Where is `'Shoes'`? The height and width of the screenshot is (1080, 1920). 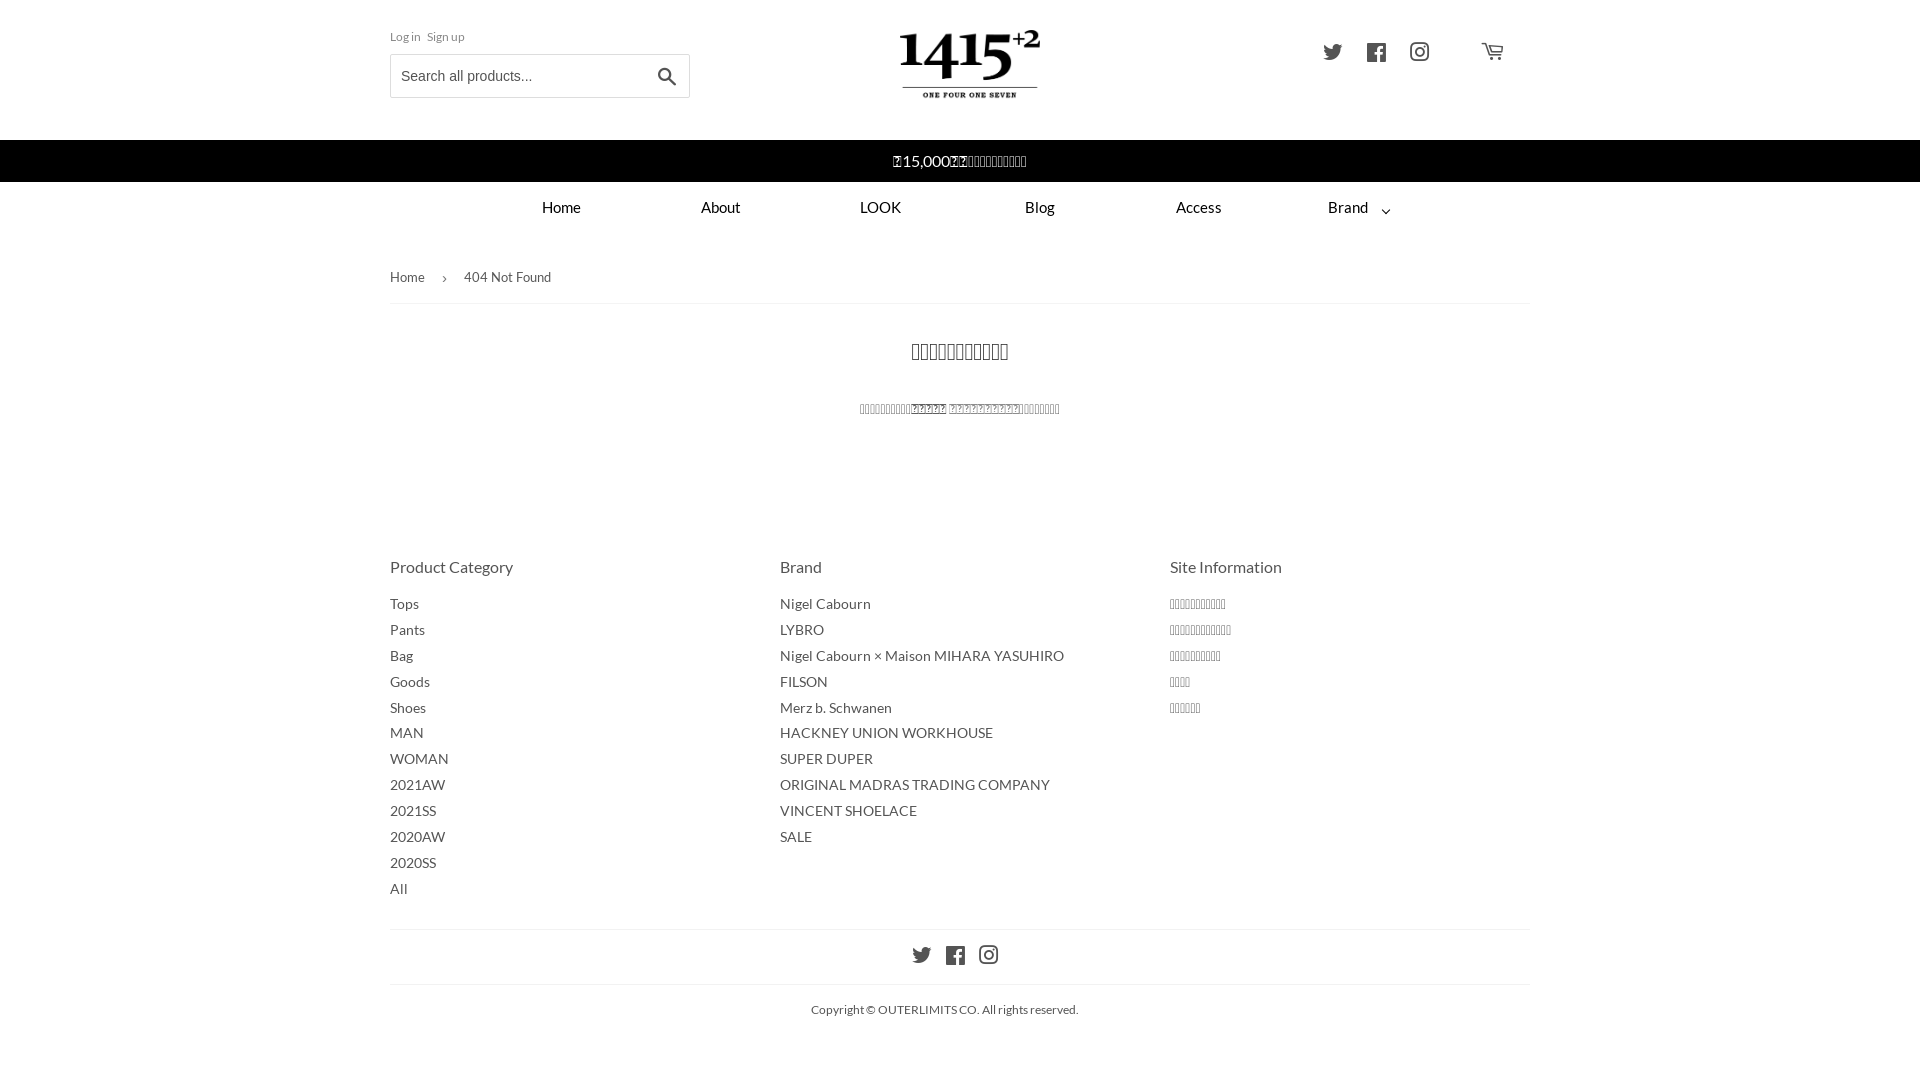
'Shoes' is located at coordinates (407, 706).